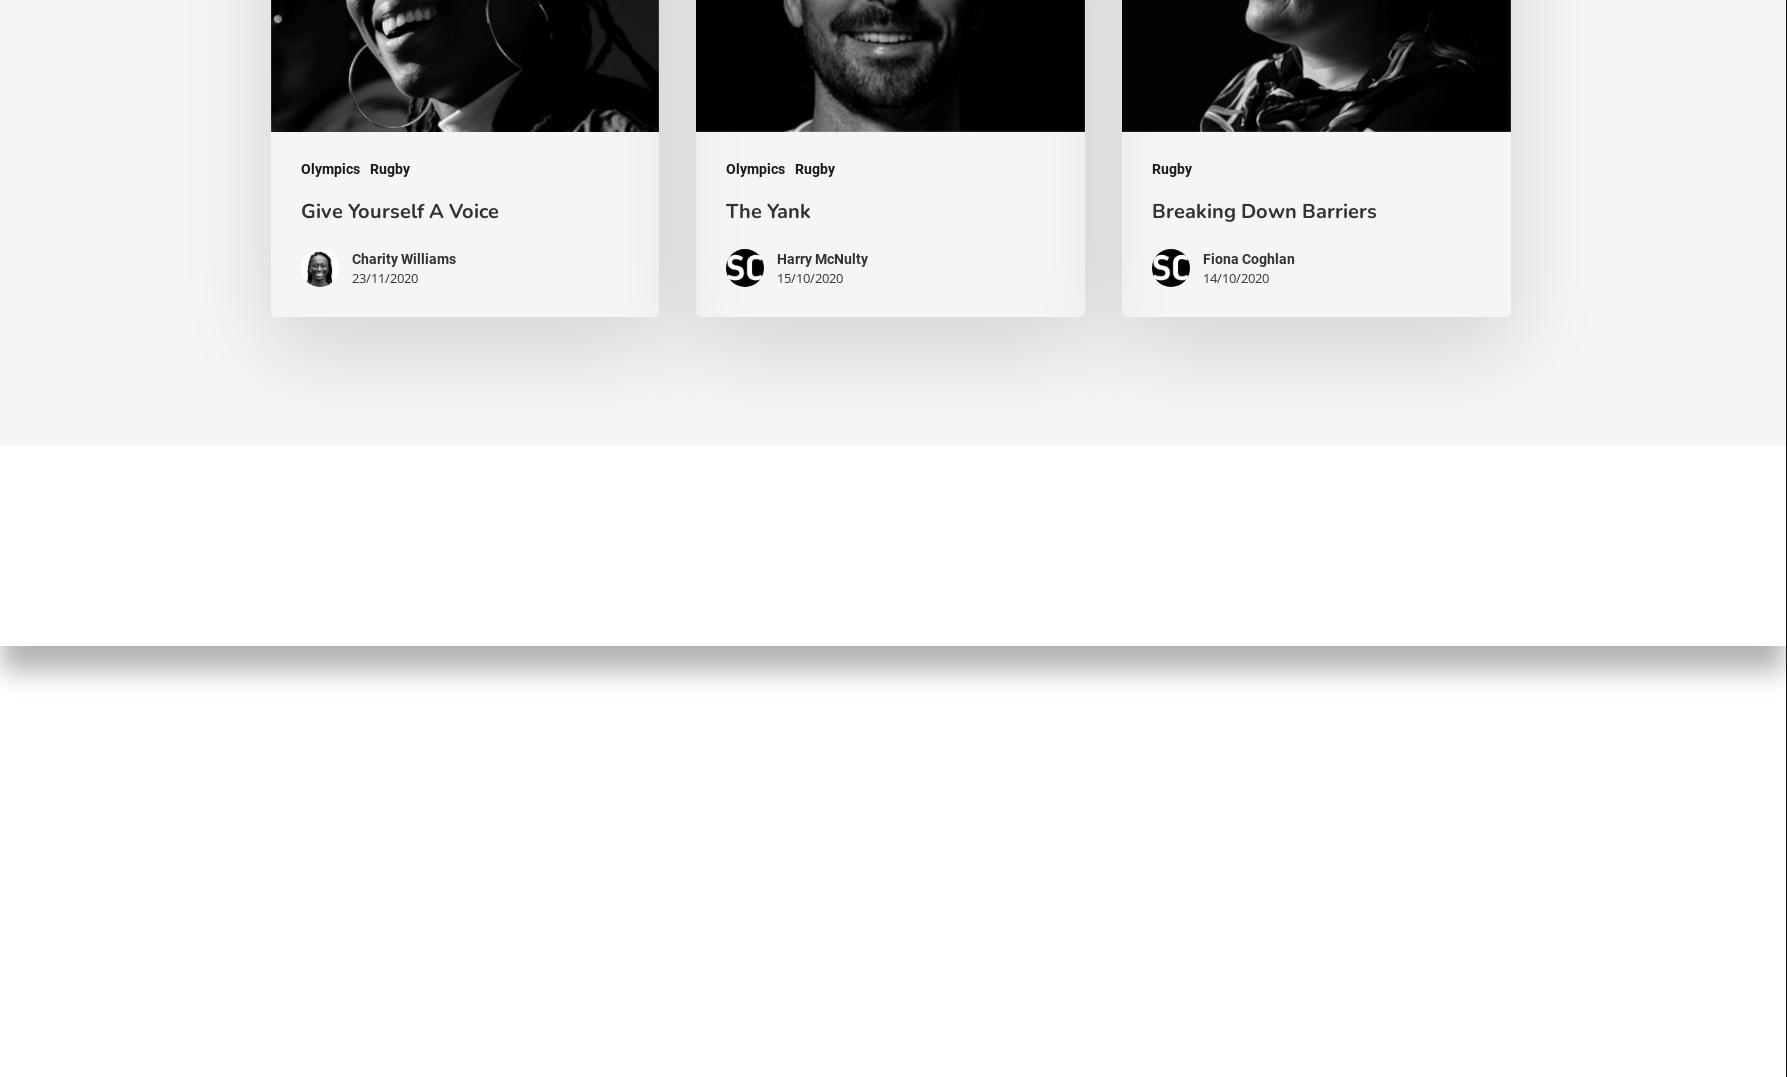 Image resolution: width=1787 pixels, height=1077 pixels. Describe the element at coordinates (399, 210) in the screenshot. I see `'Give Yourself A Voice'` at that location.